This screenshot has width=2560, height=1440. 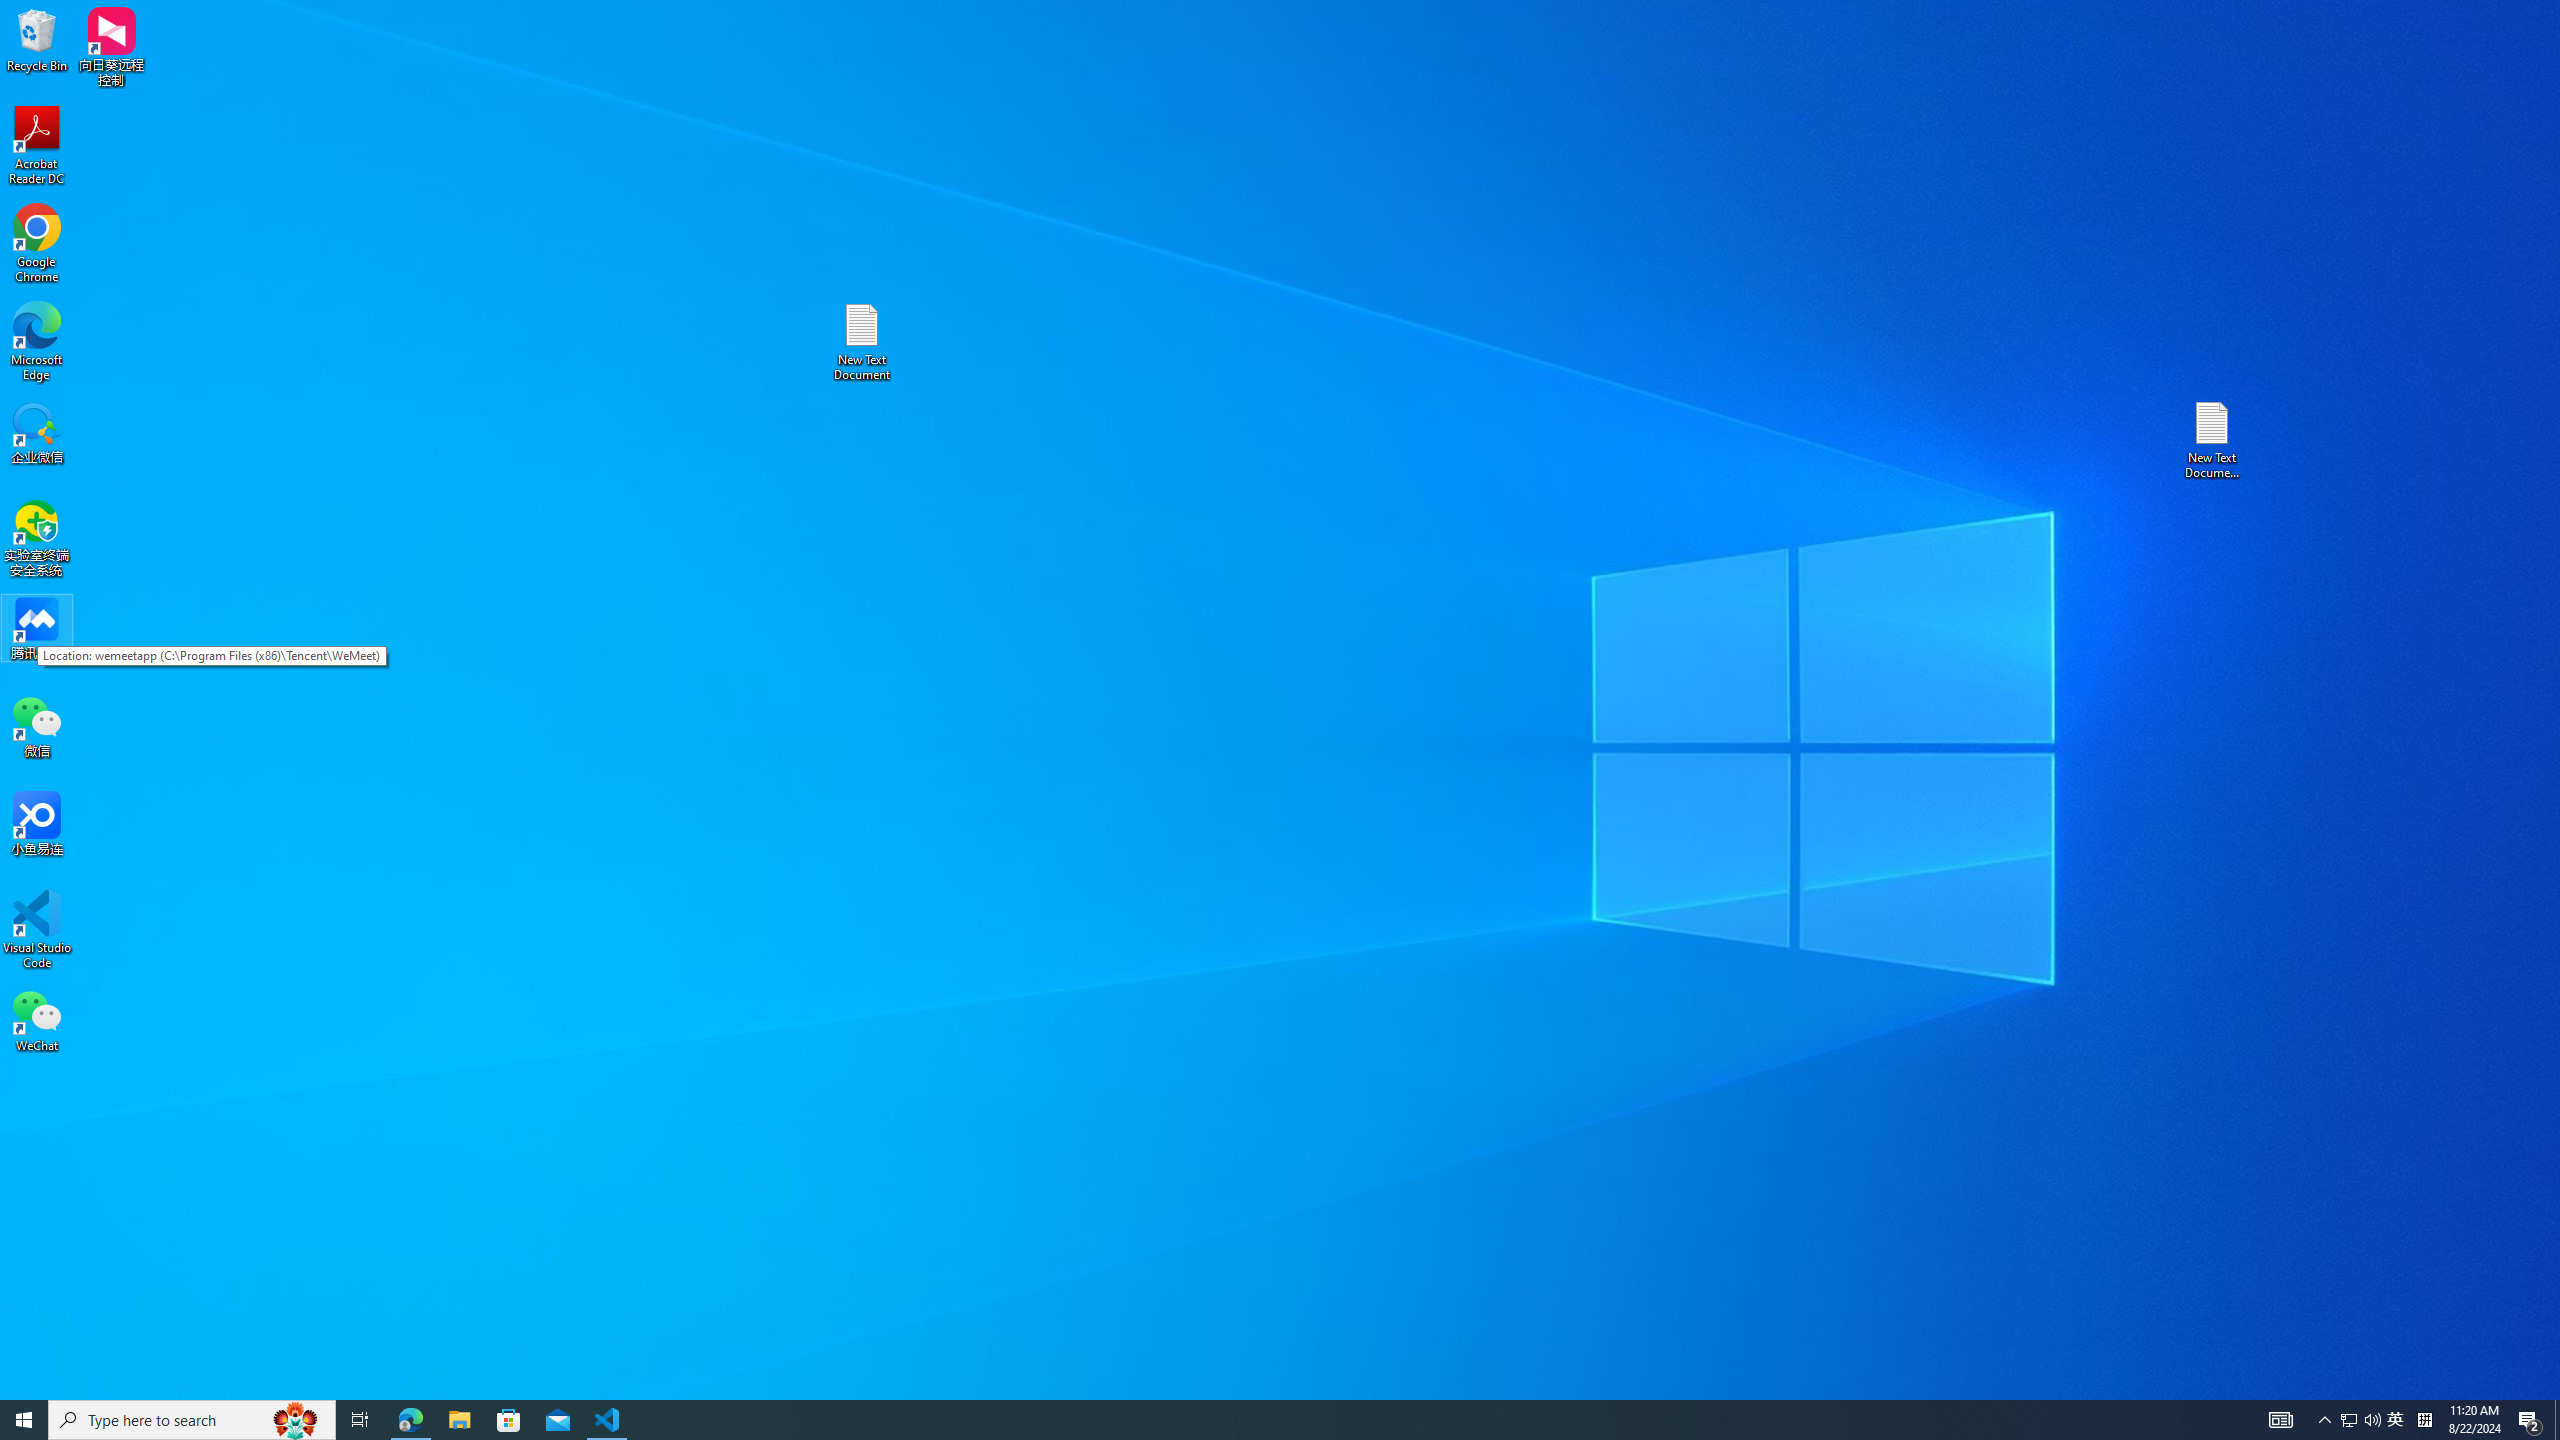 I want to click on 'WeChat', so click(x=36, y=1019).